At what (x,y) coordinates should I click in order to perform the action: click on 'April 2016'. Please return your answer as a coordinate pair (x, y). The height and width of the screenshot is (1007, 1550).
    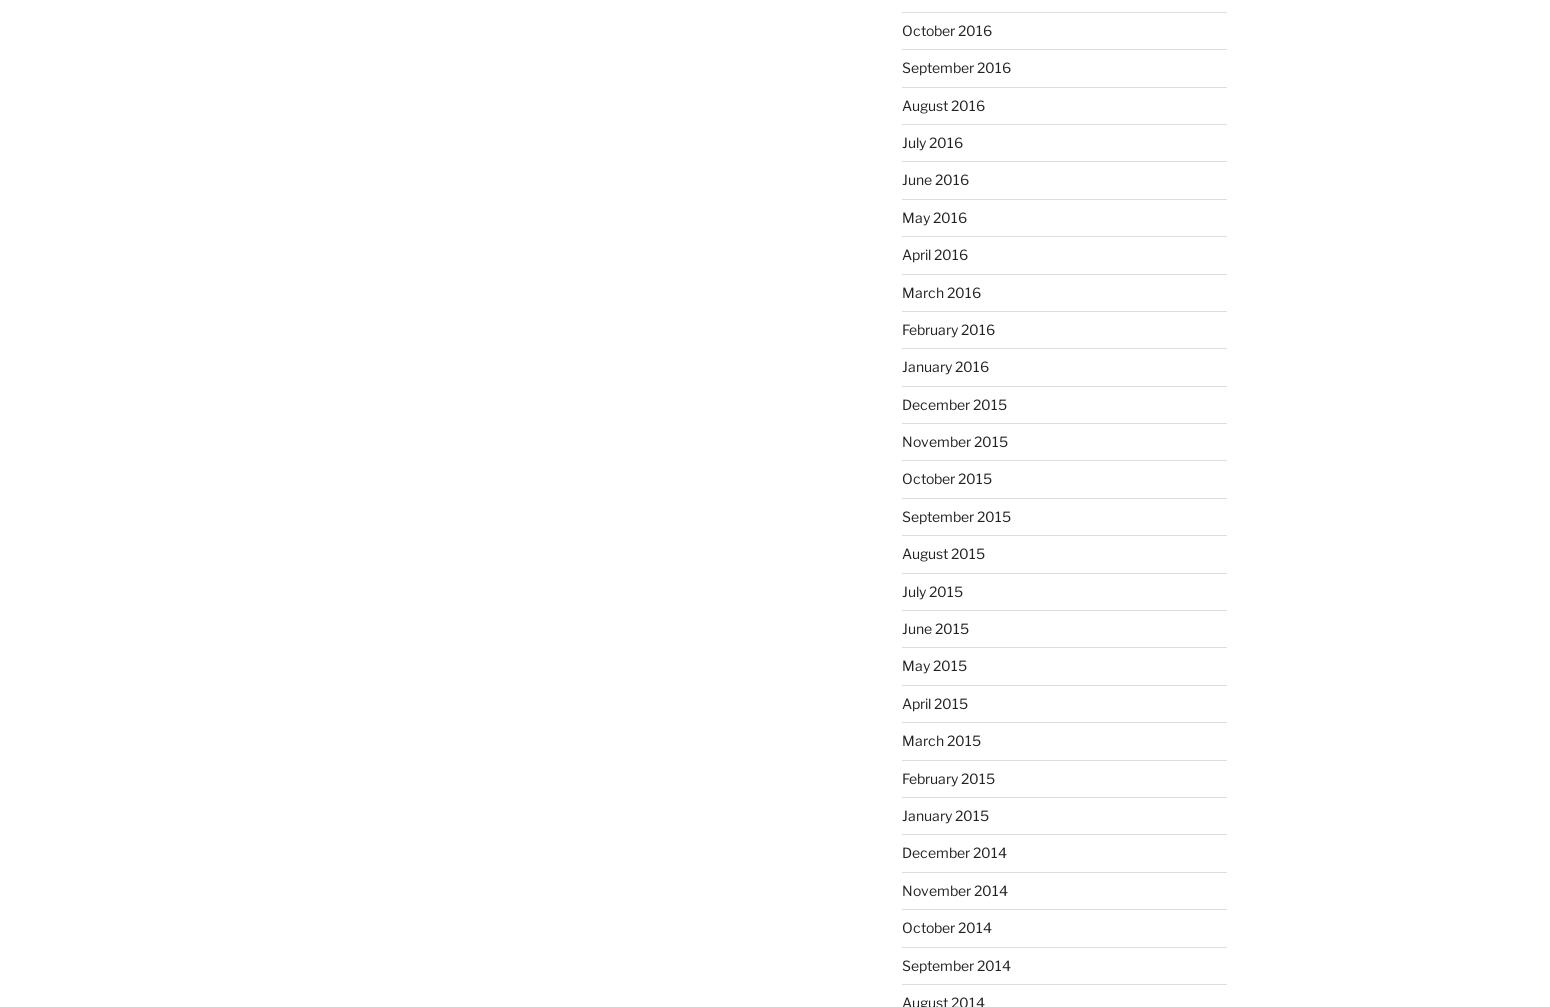
    Looking at the image, I should click on (933, 254).